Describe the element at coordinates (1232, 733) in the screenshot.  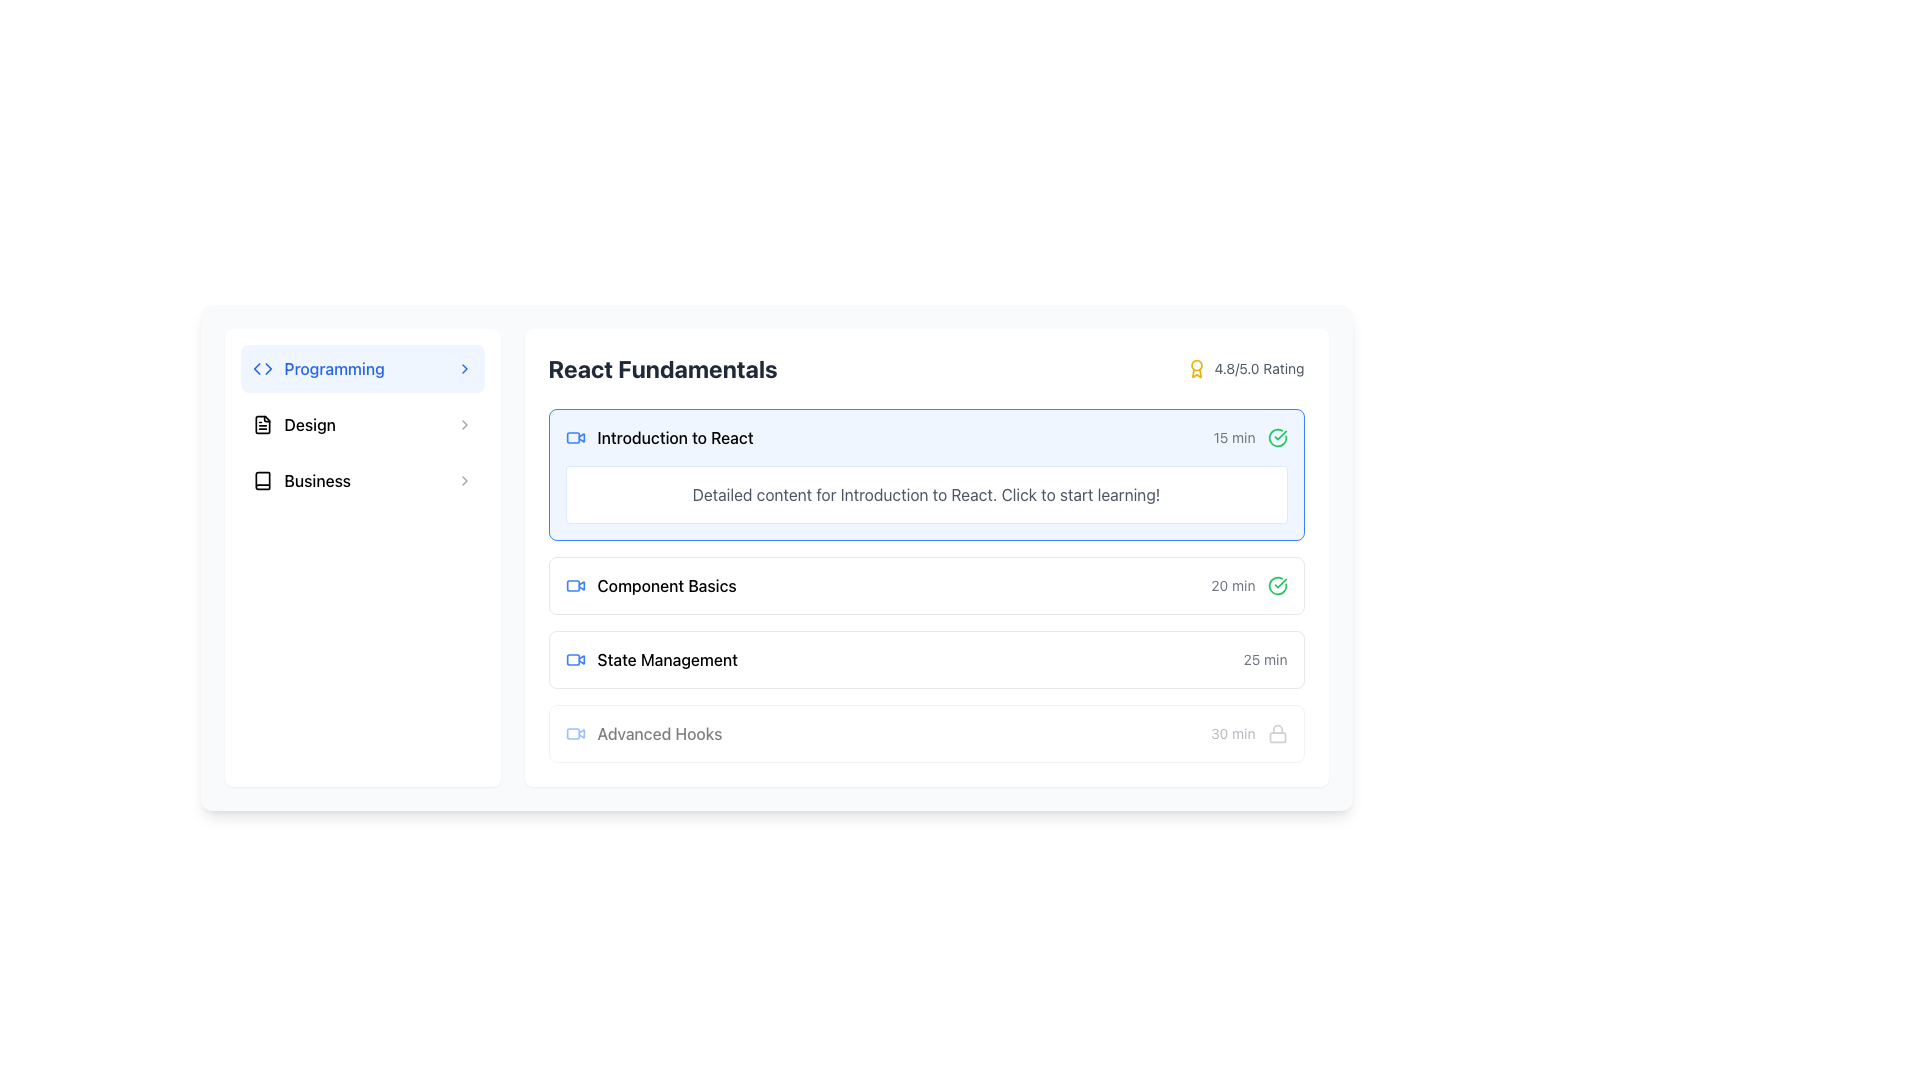
I see `the text label displaying '30 min' located in the rightmost part of the fourth row of a list, next to a lock icon` at that location.